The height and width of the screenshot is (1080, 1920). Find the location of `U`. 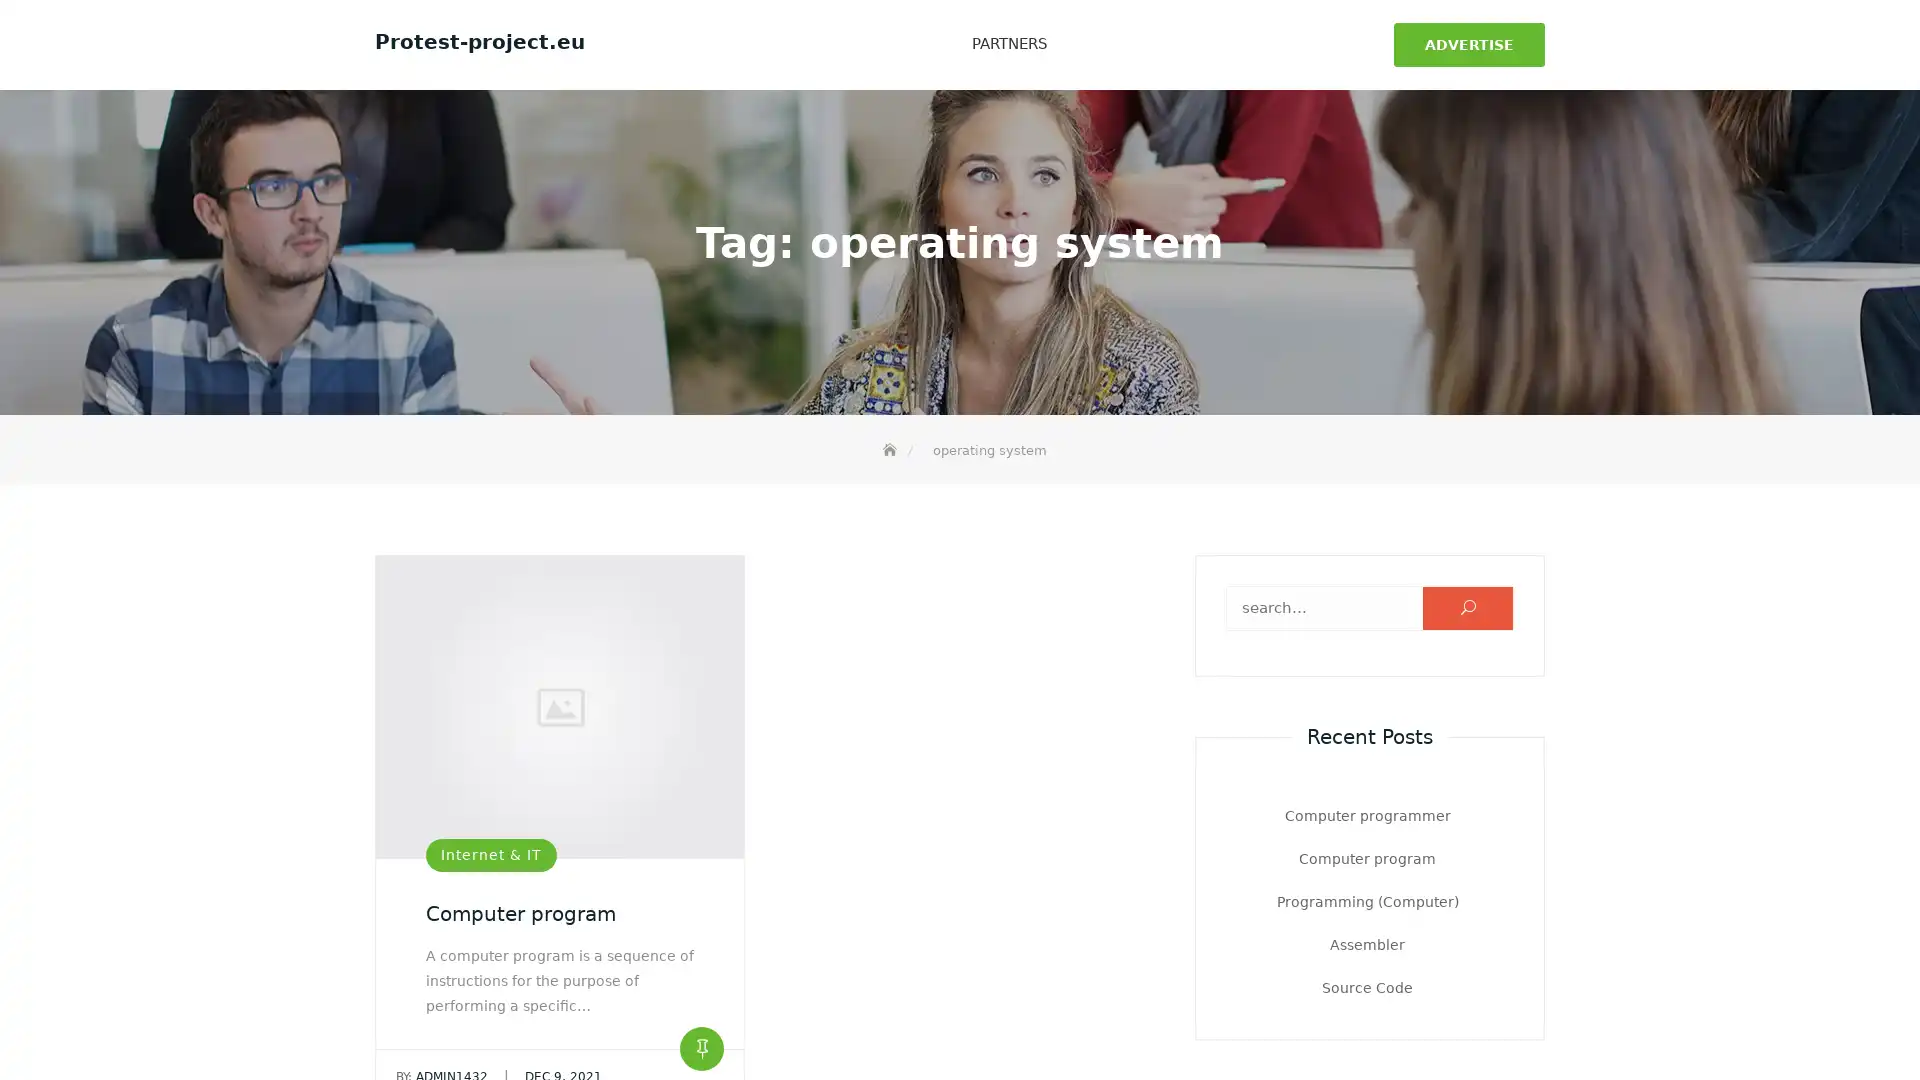

U is located at coordinates (1468, 600).